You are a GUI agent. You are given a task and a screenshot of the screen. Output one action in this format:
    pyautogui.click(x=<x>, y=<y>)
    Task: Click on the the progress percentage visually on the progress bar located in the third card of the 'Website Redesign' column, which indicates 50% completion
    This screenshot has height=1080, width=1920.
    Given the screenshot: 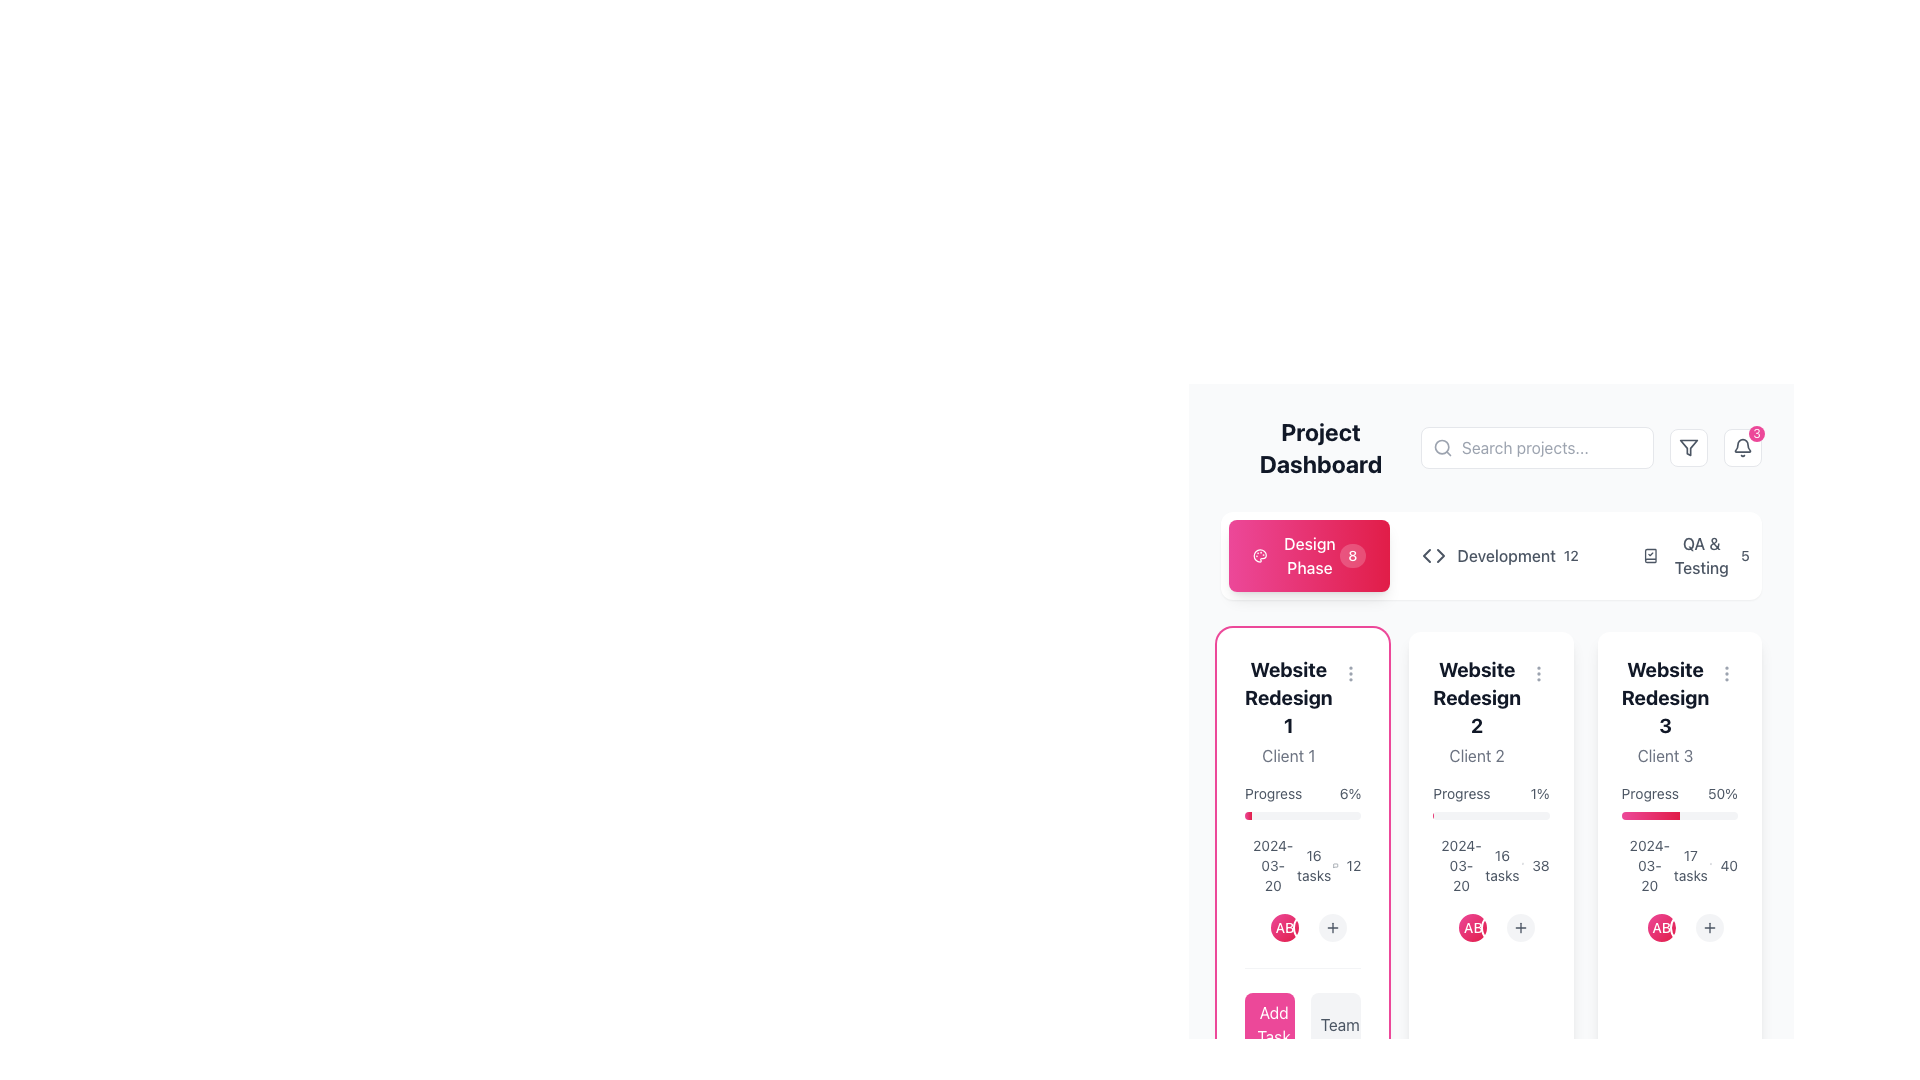 What is the action you would take?
    pyautogui.click(x=1679, y=816)
    